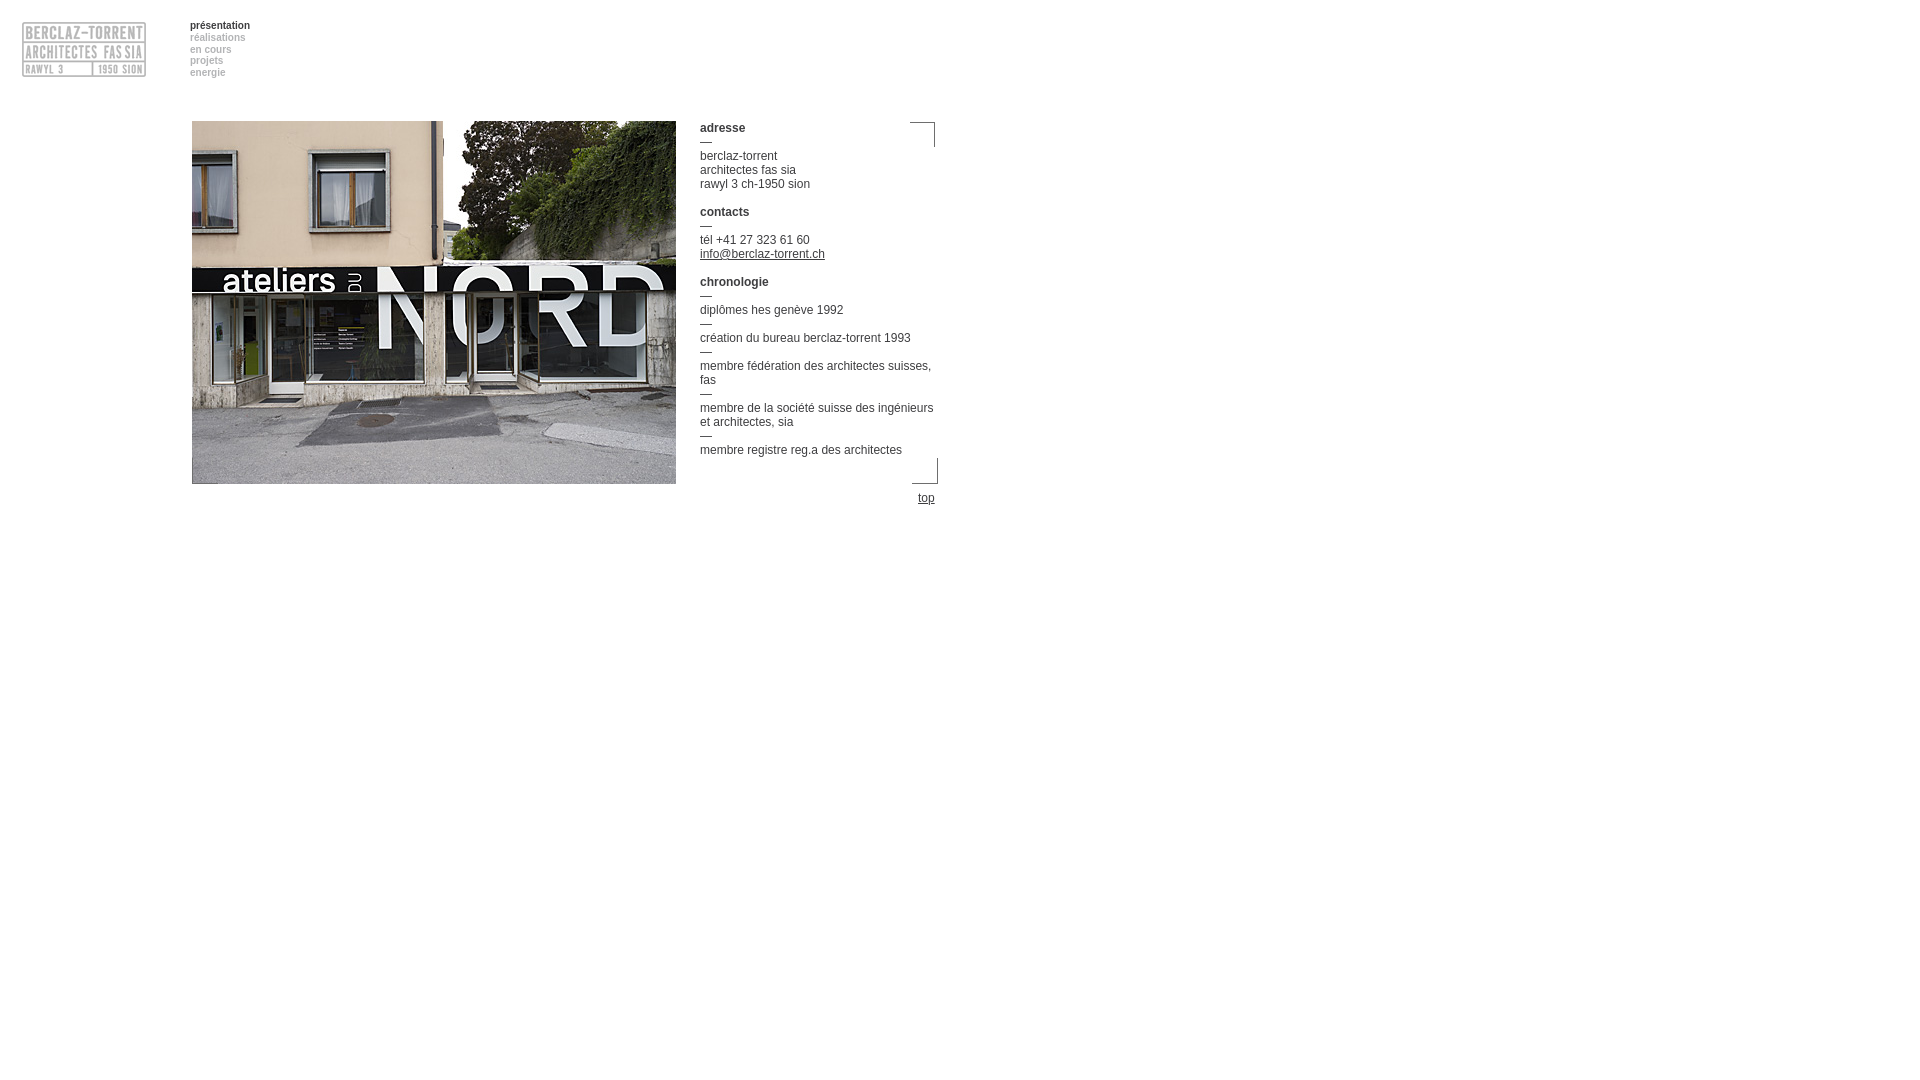 The width and height of the screenshot is (1920, 1080). What do you see at coordinates (432, 308) in the screenshot?
I see `'bureau d'architectes fas sia sion'` at bounding box center [432, 308].